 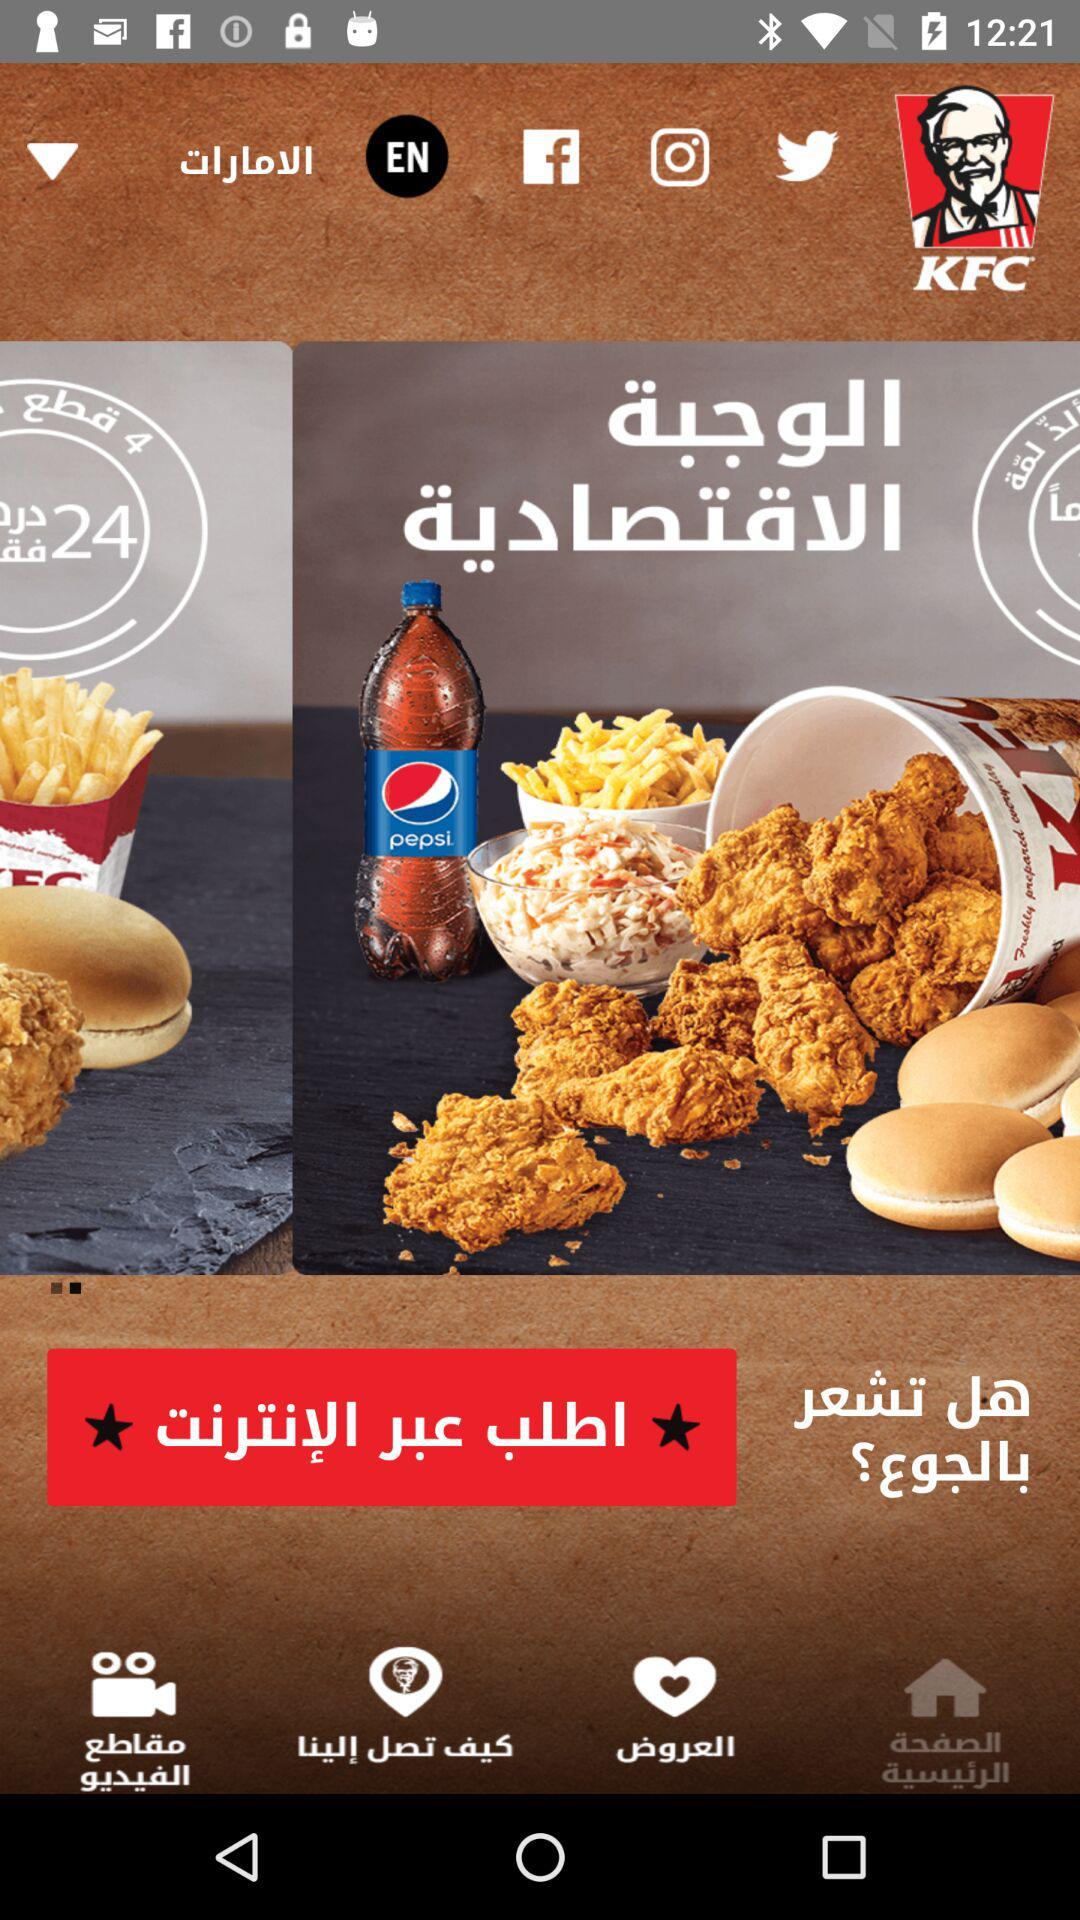 I want to click on the twitter icon, so click(x=805, y=155).